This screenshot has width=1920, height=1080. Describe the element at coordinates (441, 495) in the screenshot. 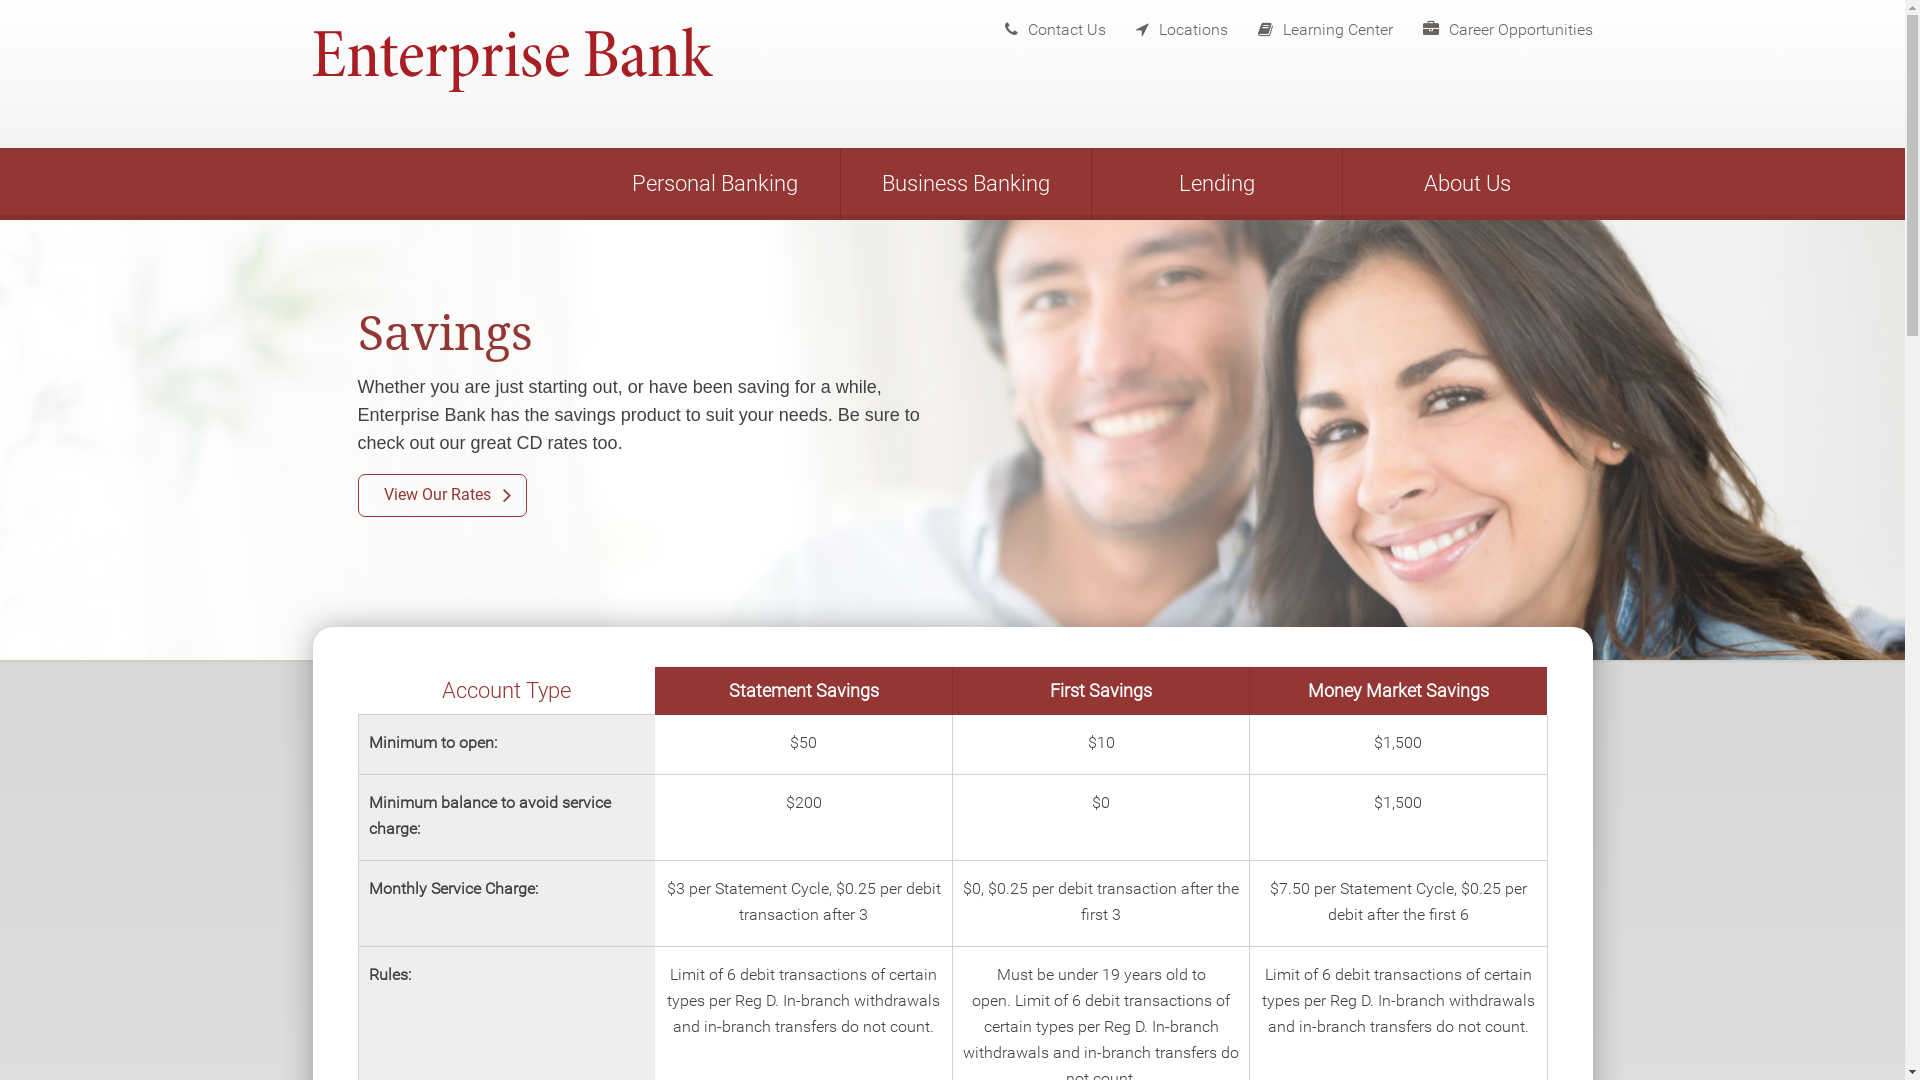

I see `'View Our Rates'` at that location.